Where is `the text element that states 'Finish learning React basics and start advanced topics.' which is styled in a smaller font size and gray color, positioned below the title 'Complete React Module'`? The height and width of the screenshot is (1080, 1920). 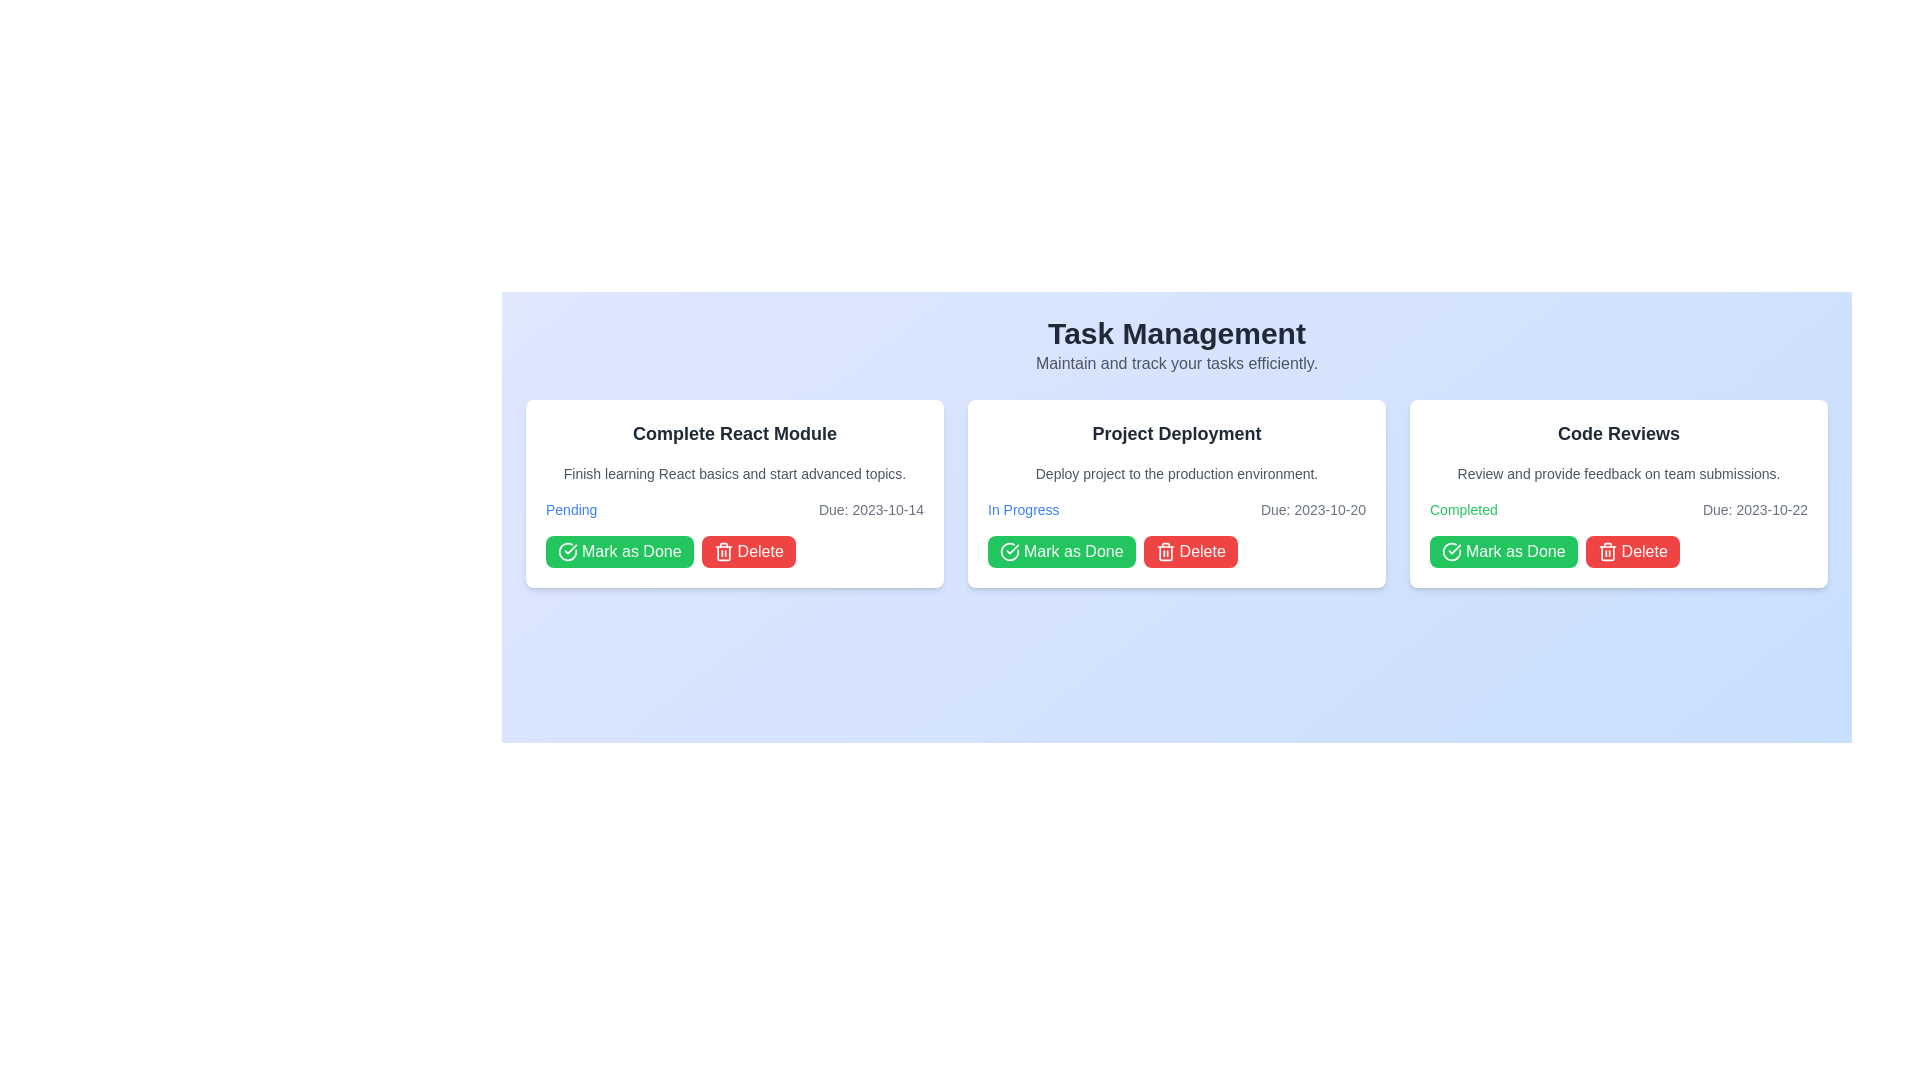
the text element that states 'Finish learning React basics and start advanced topics.' which is styled in a smaller font size and gray color, positioned below the title 'Complete React Module' is located at coordinates (733, 474).